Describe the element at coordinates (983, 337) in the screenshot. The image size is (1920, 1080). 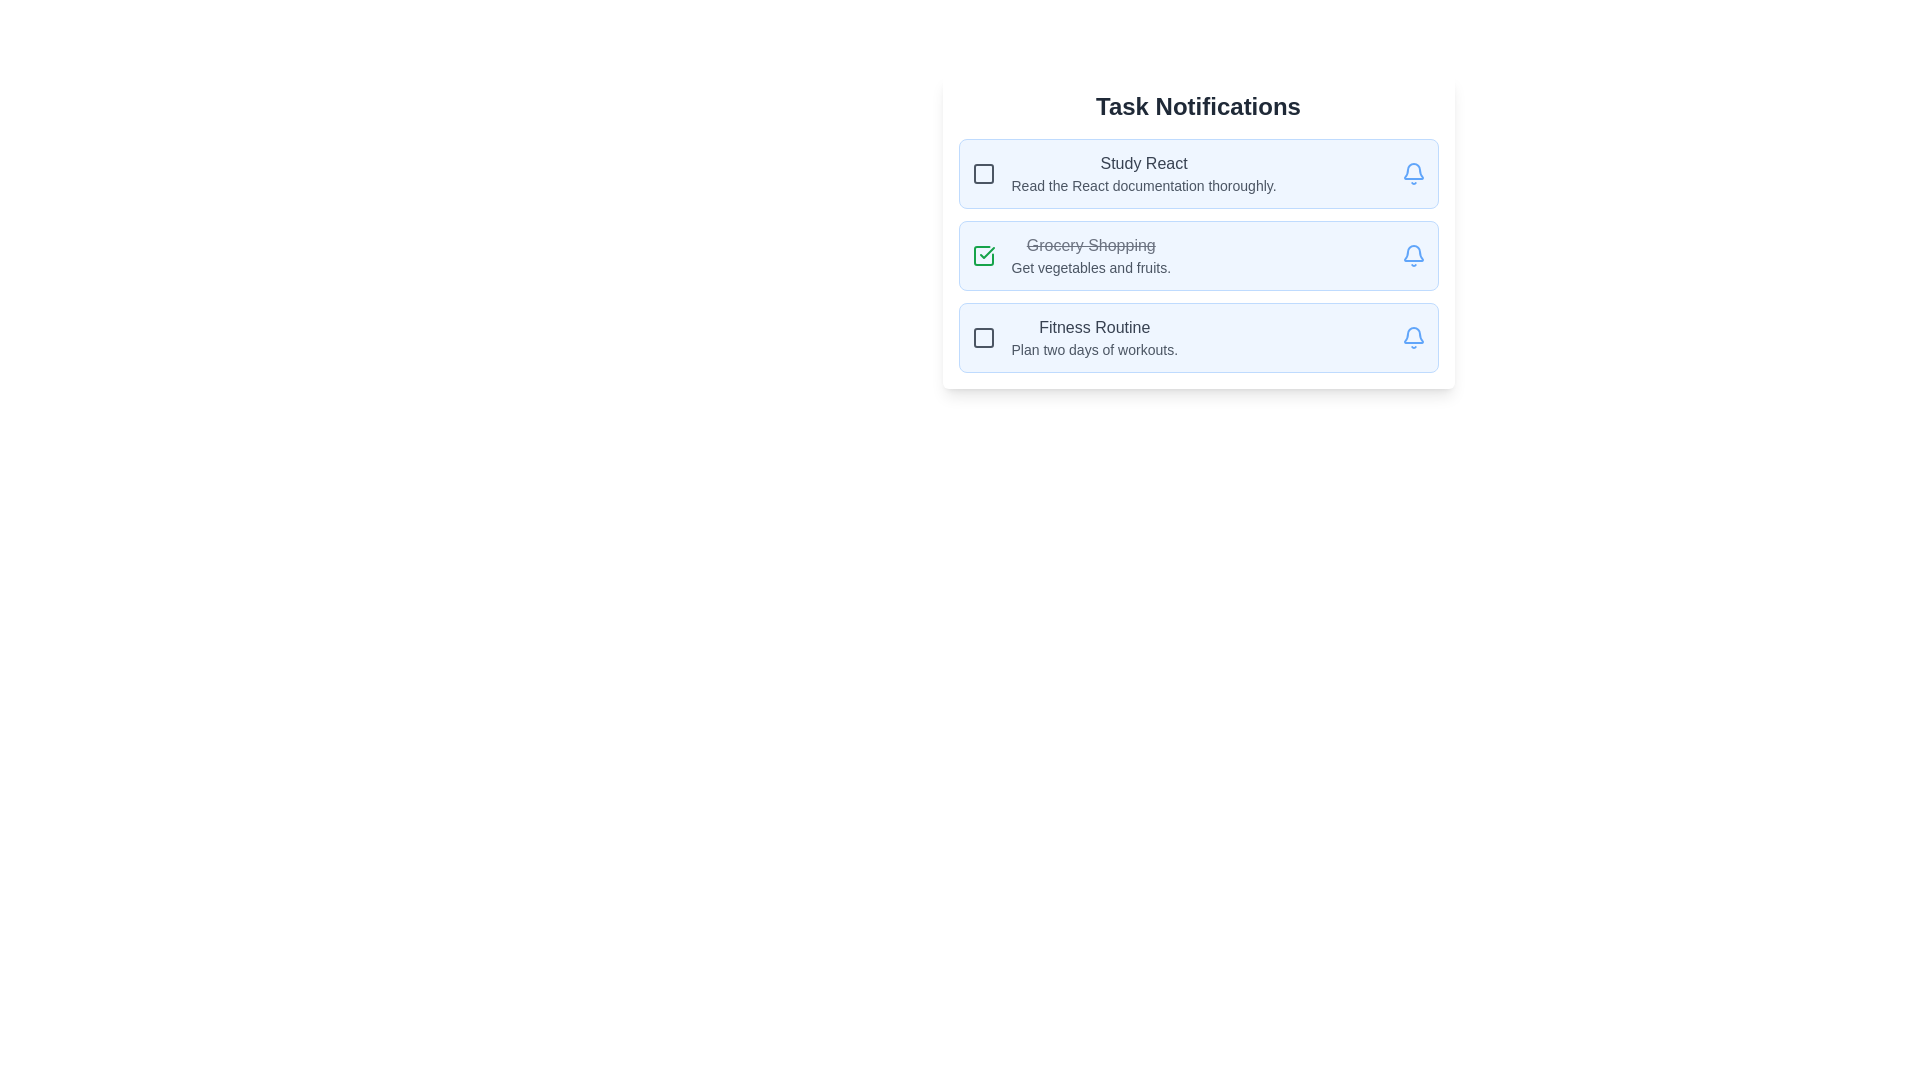
I see `the status indicated by the visual indicator (status icon) located at the leftmost side of the 'Fitness Routine' task row in the 'Task Notifications' panel, specifically for the third item in the task list` at that location.